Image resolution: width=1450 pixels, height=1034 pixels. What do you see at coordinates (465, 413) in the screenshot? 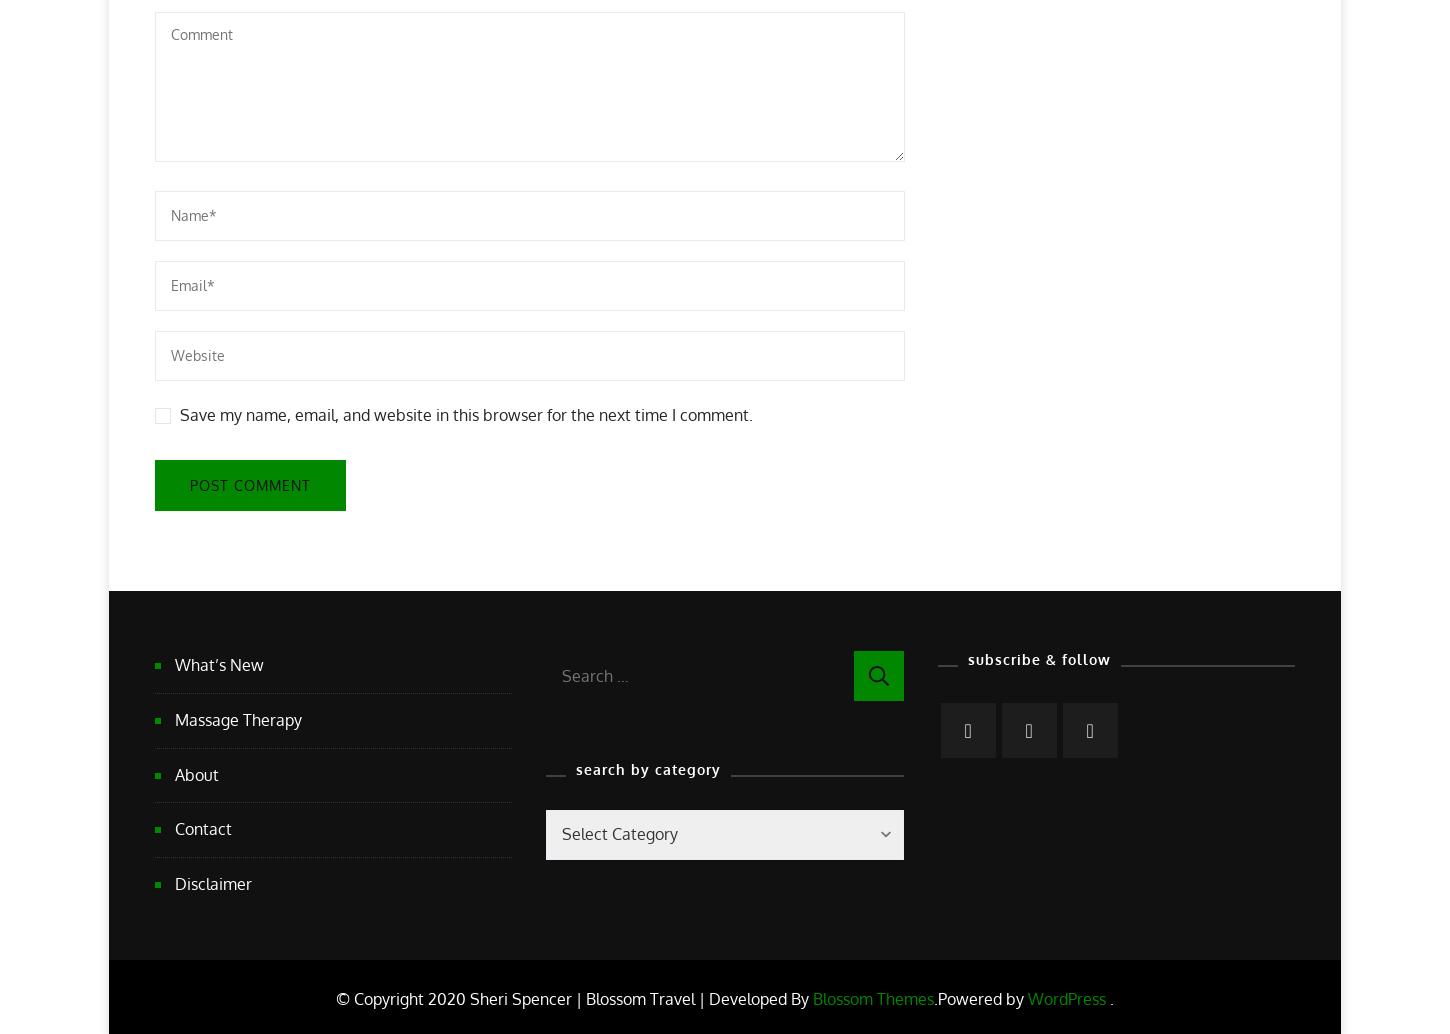
I see `'Save my name, email, and website in this browser for the next time I comment.'` at bounding box center [465, 413].